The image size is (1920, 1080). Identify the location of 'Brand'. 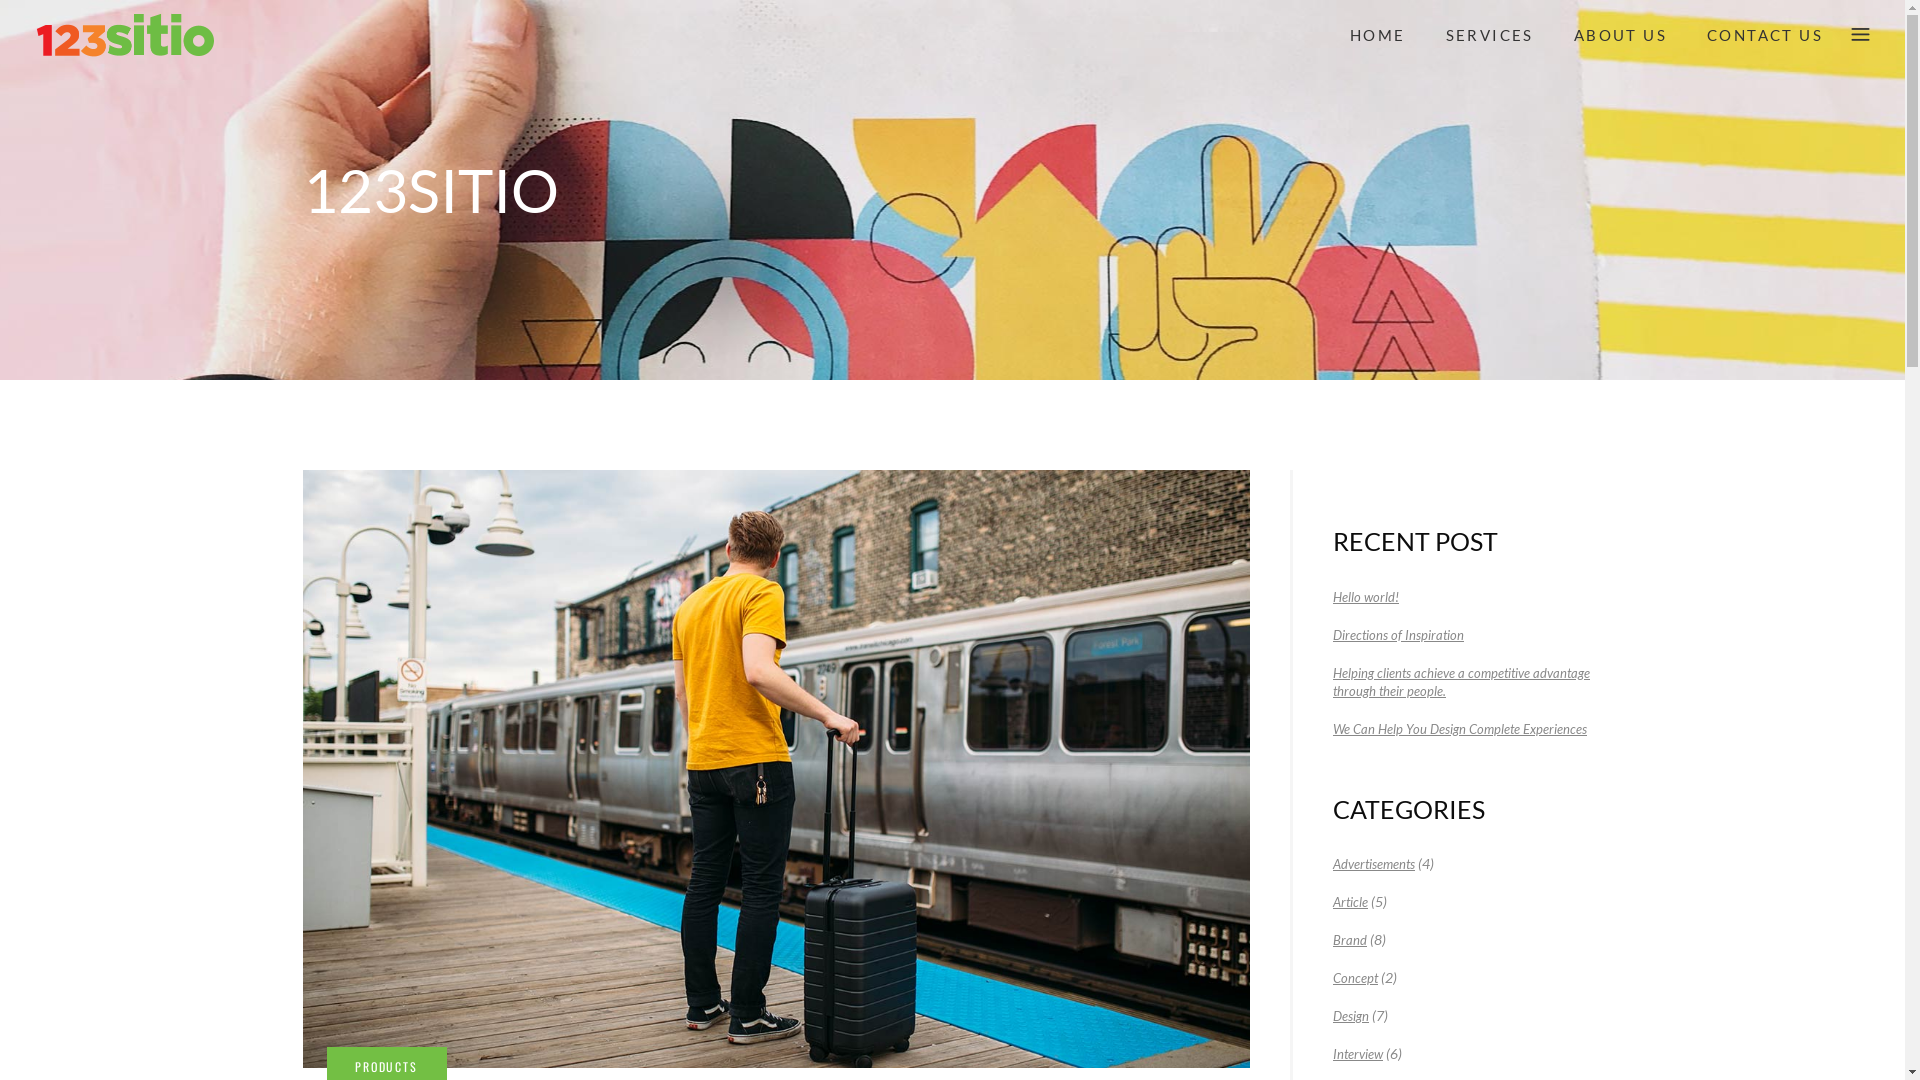
(1349, 940).